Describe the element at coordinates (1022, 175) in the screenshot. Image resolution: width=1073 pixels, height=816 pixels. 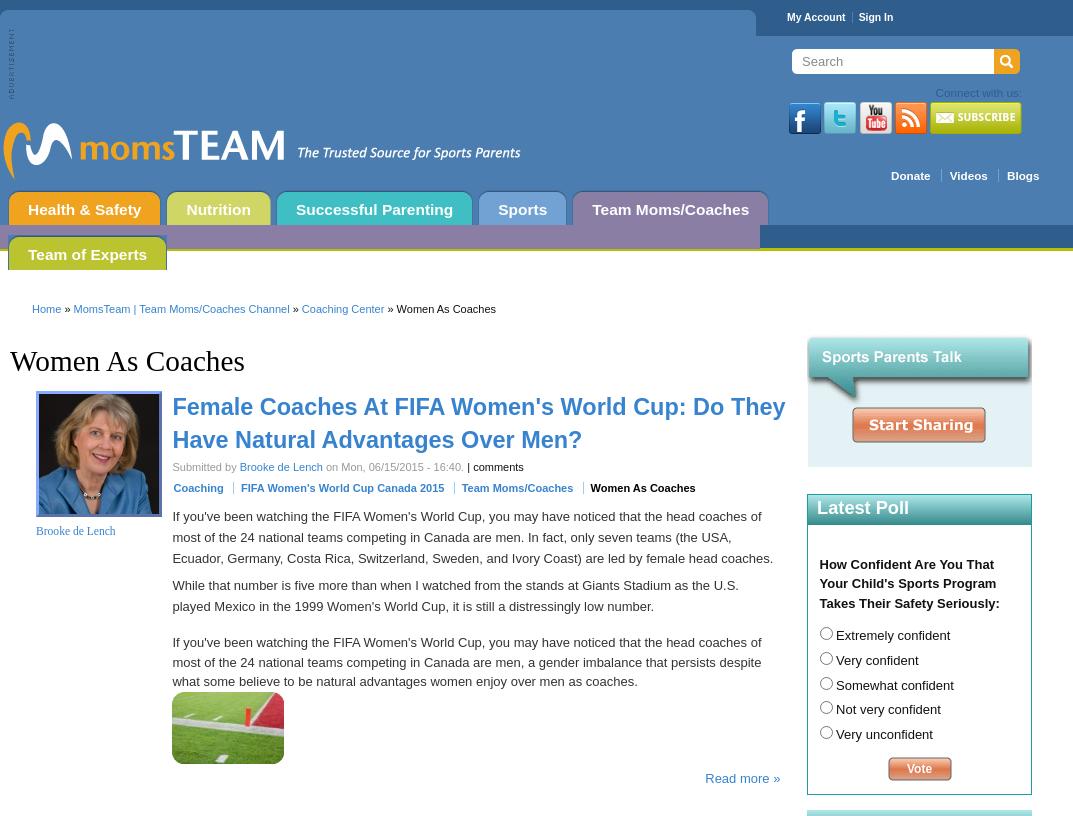
I see `'Blogs'` at that location.